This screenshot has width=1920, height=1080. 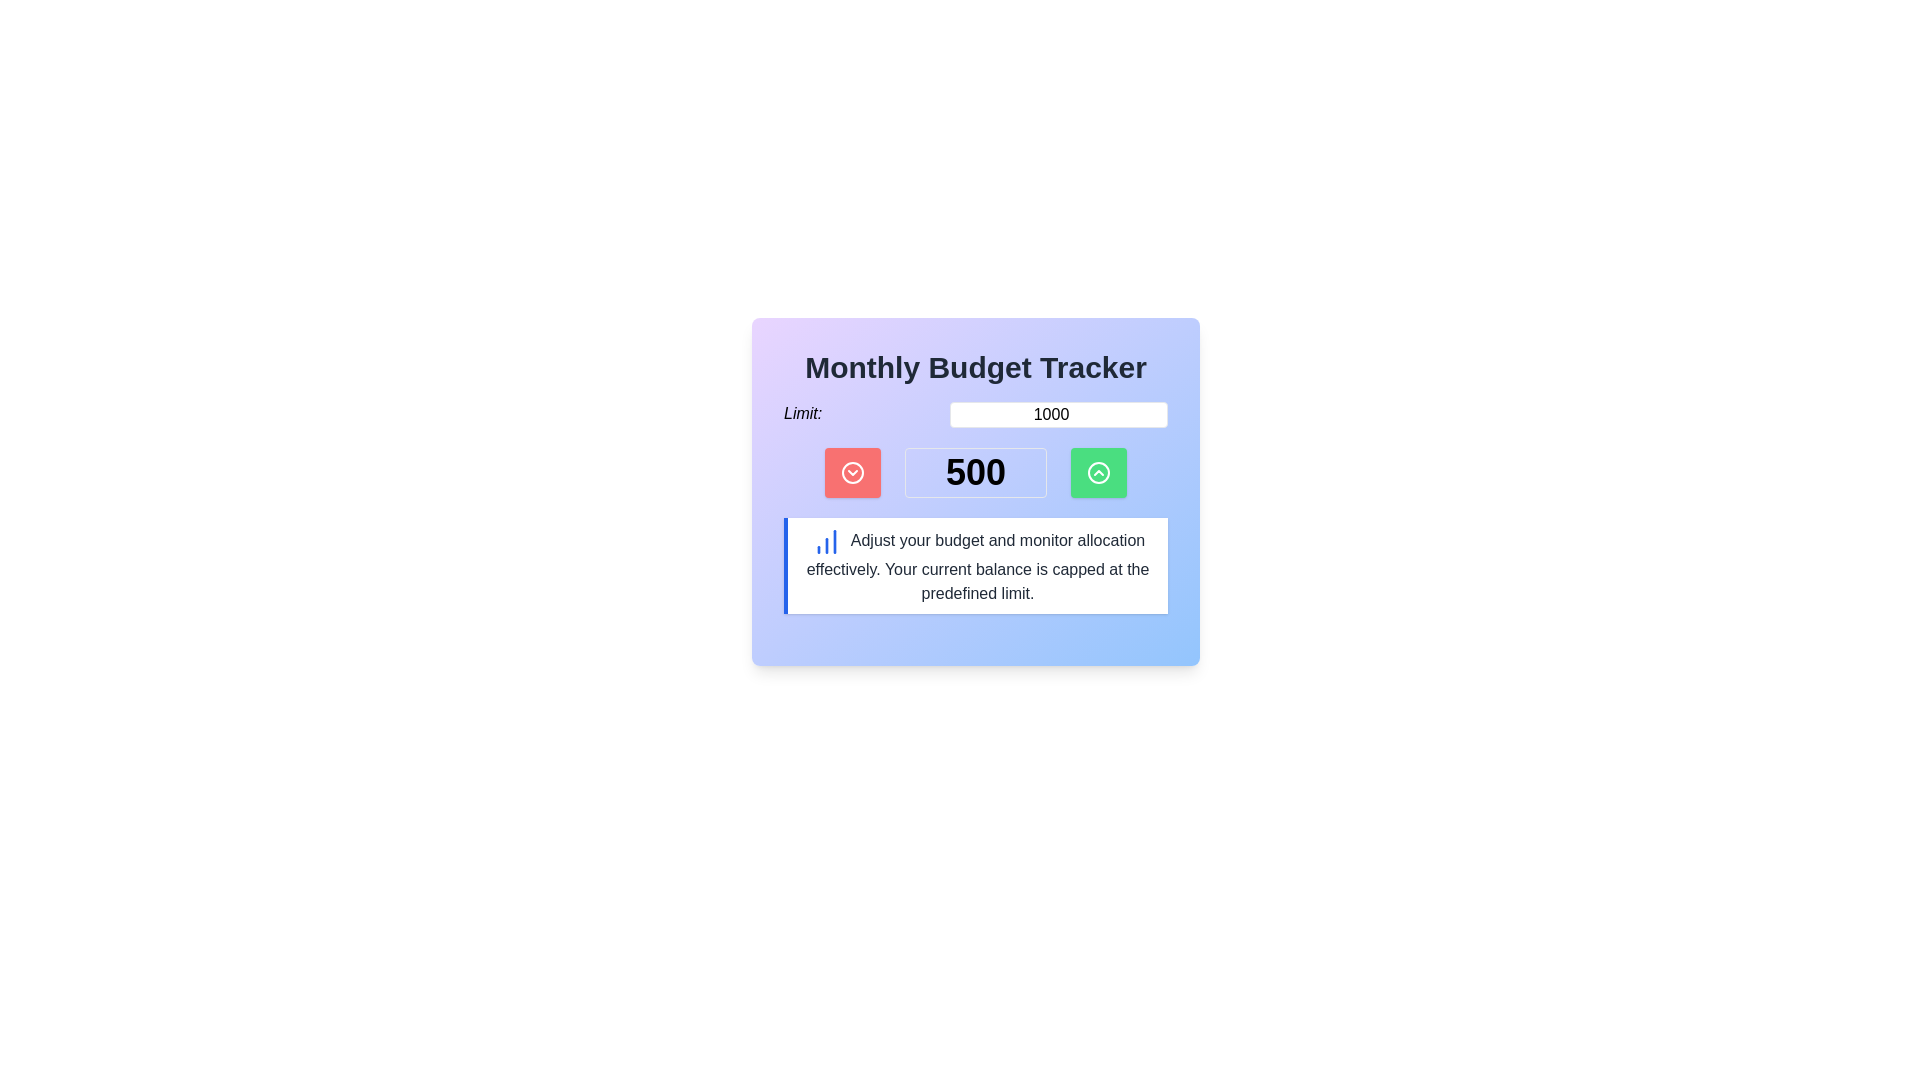 I want to click on the green button with a chevron shape located to the right of the central numeric display to increment the numerical value, so click(x=1098, y=473).